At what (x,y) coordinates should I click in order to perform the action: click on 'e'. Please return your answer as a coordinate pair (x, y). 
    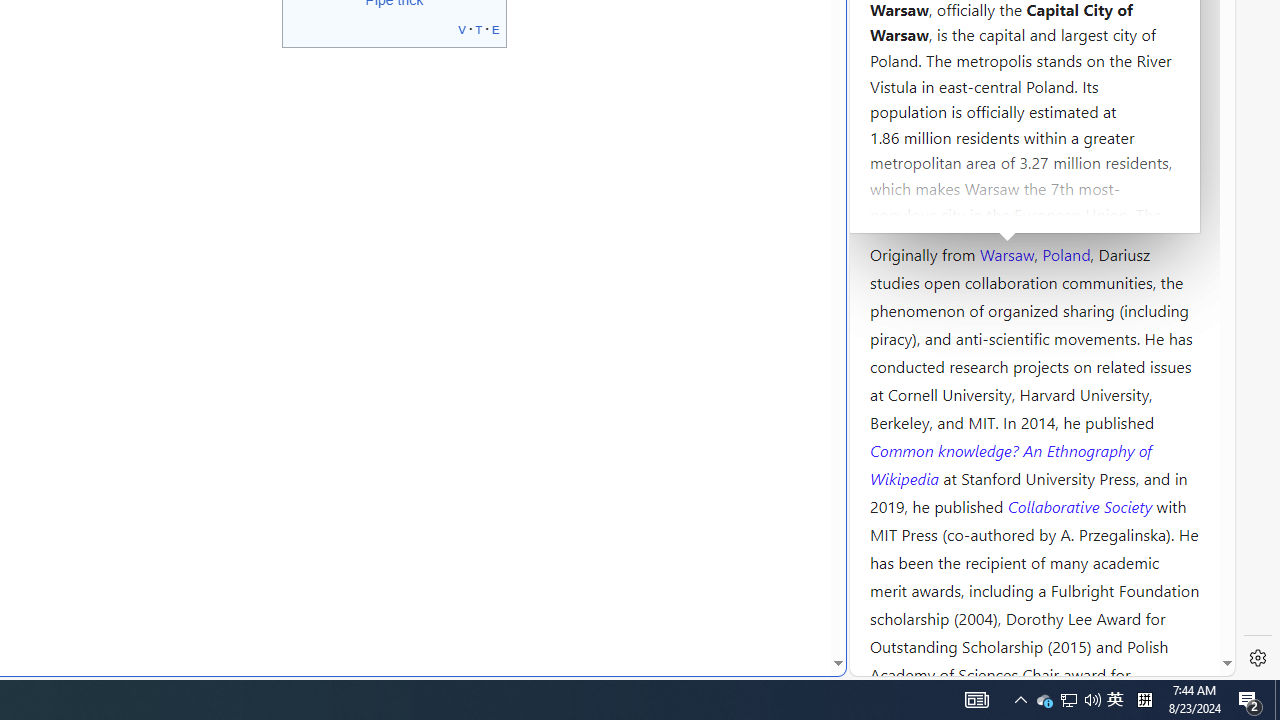
    Looking at the image, I should click on (496, 28).